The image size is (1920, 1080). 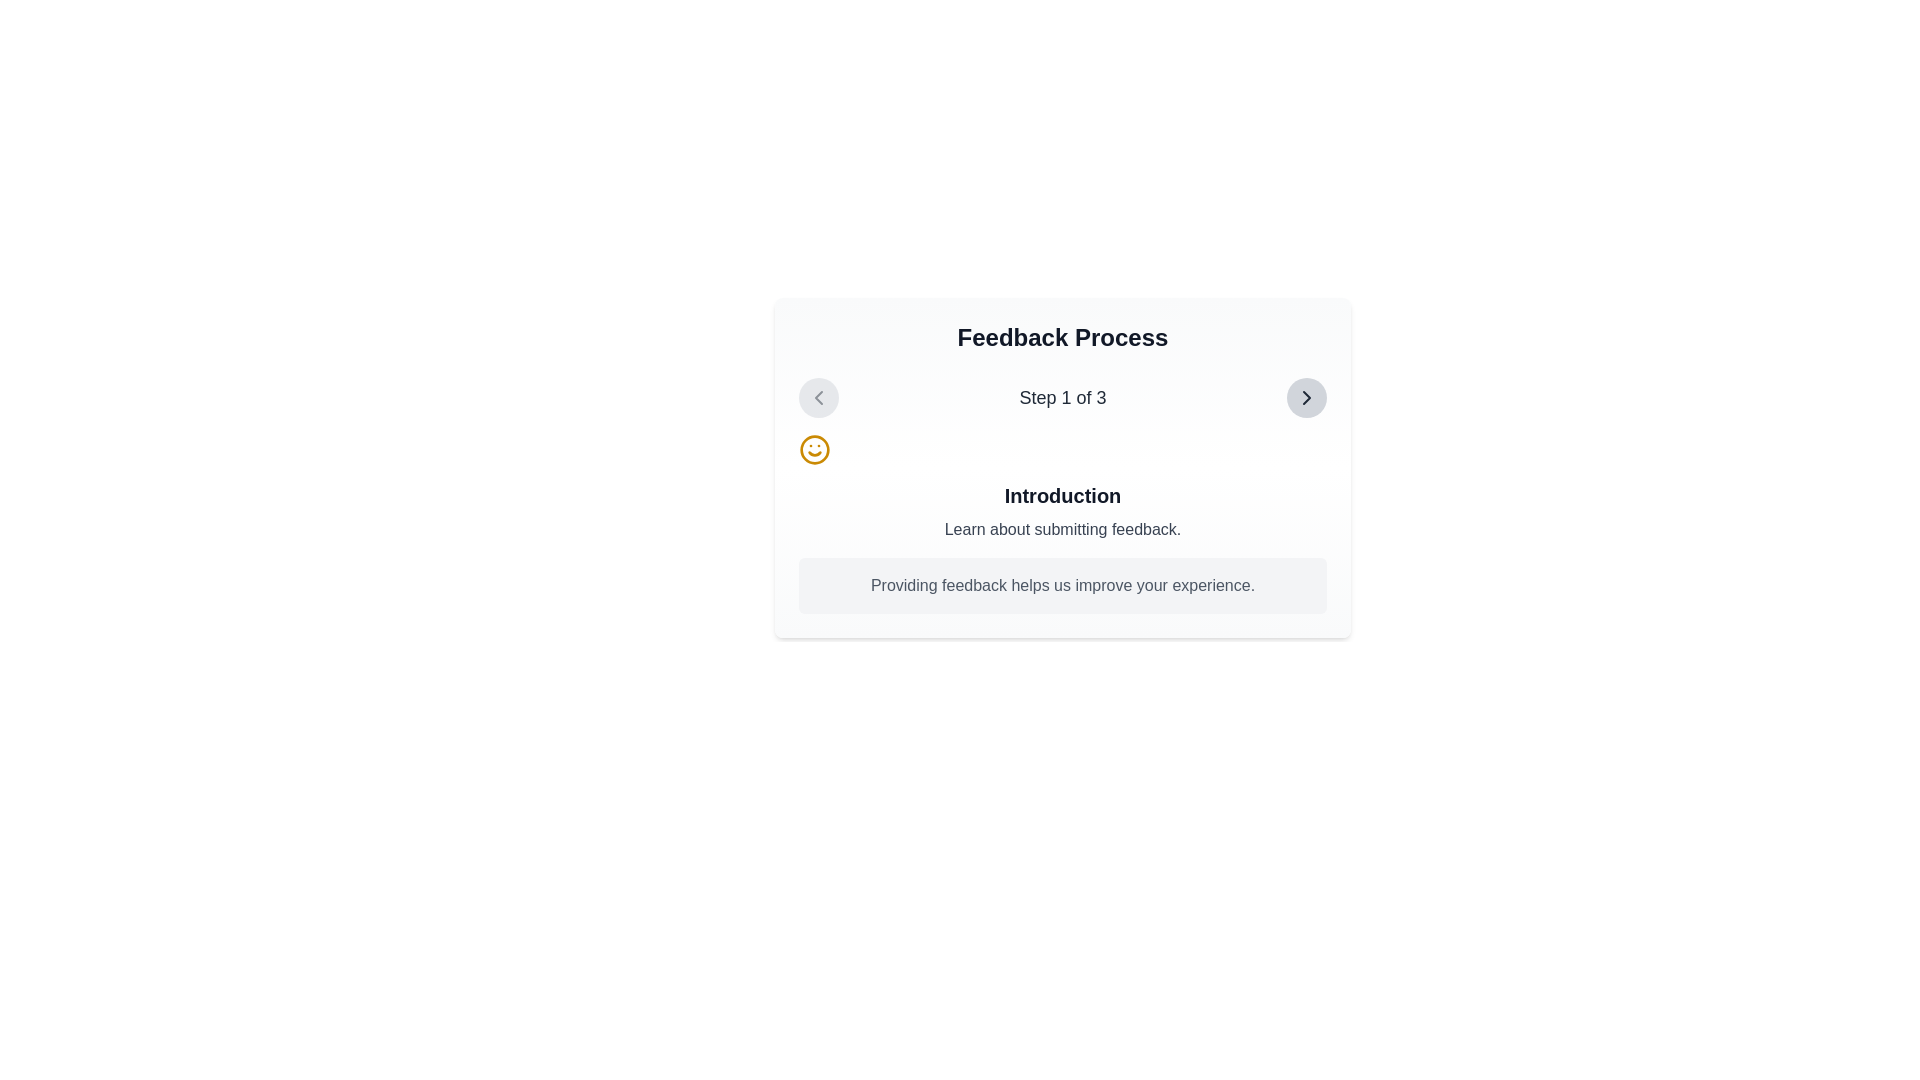 I want to click on the yellow circular smiley face icon located to the left of the text block labeled 'Introduction', so click(x=815, y=450).